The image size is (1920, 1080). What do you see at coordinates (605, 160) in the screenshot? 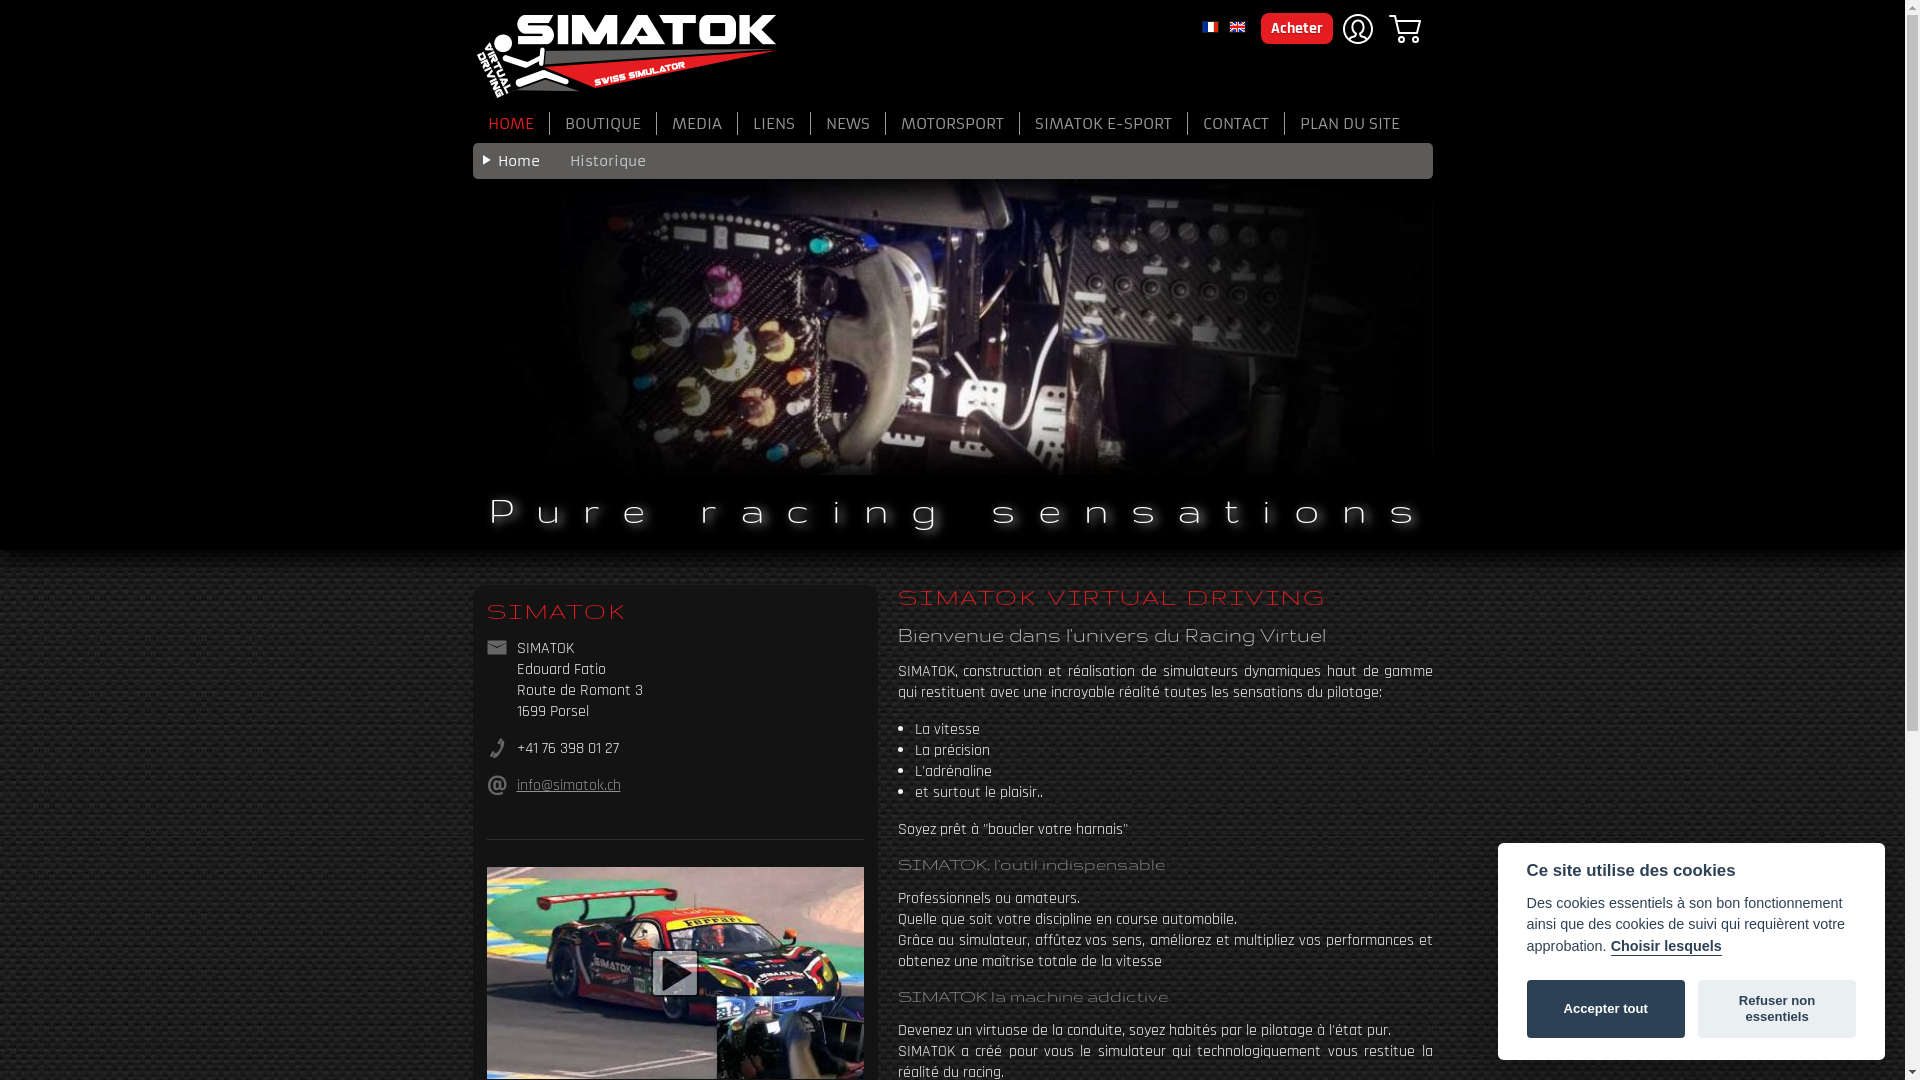
I see `'Historique'` at bounding box center [605, 160].